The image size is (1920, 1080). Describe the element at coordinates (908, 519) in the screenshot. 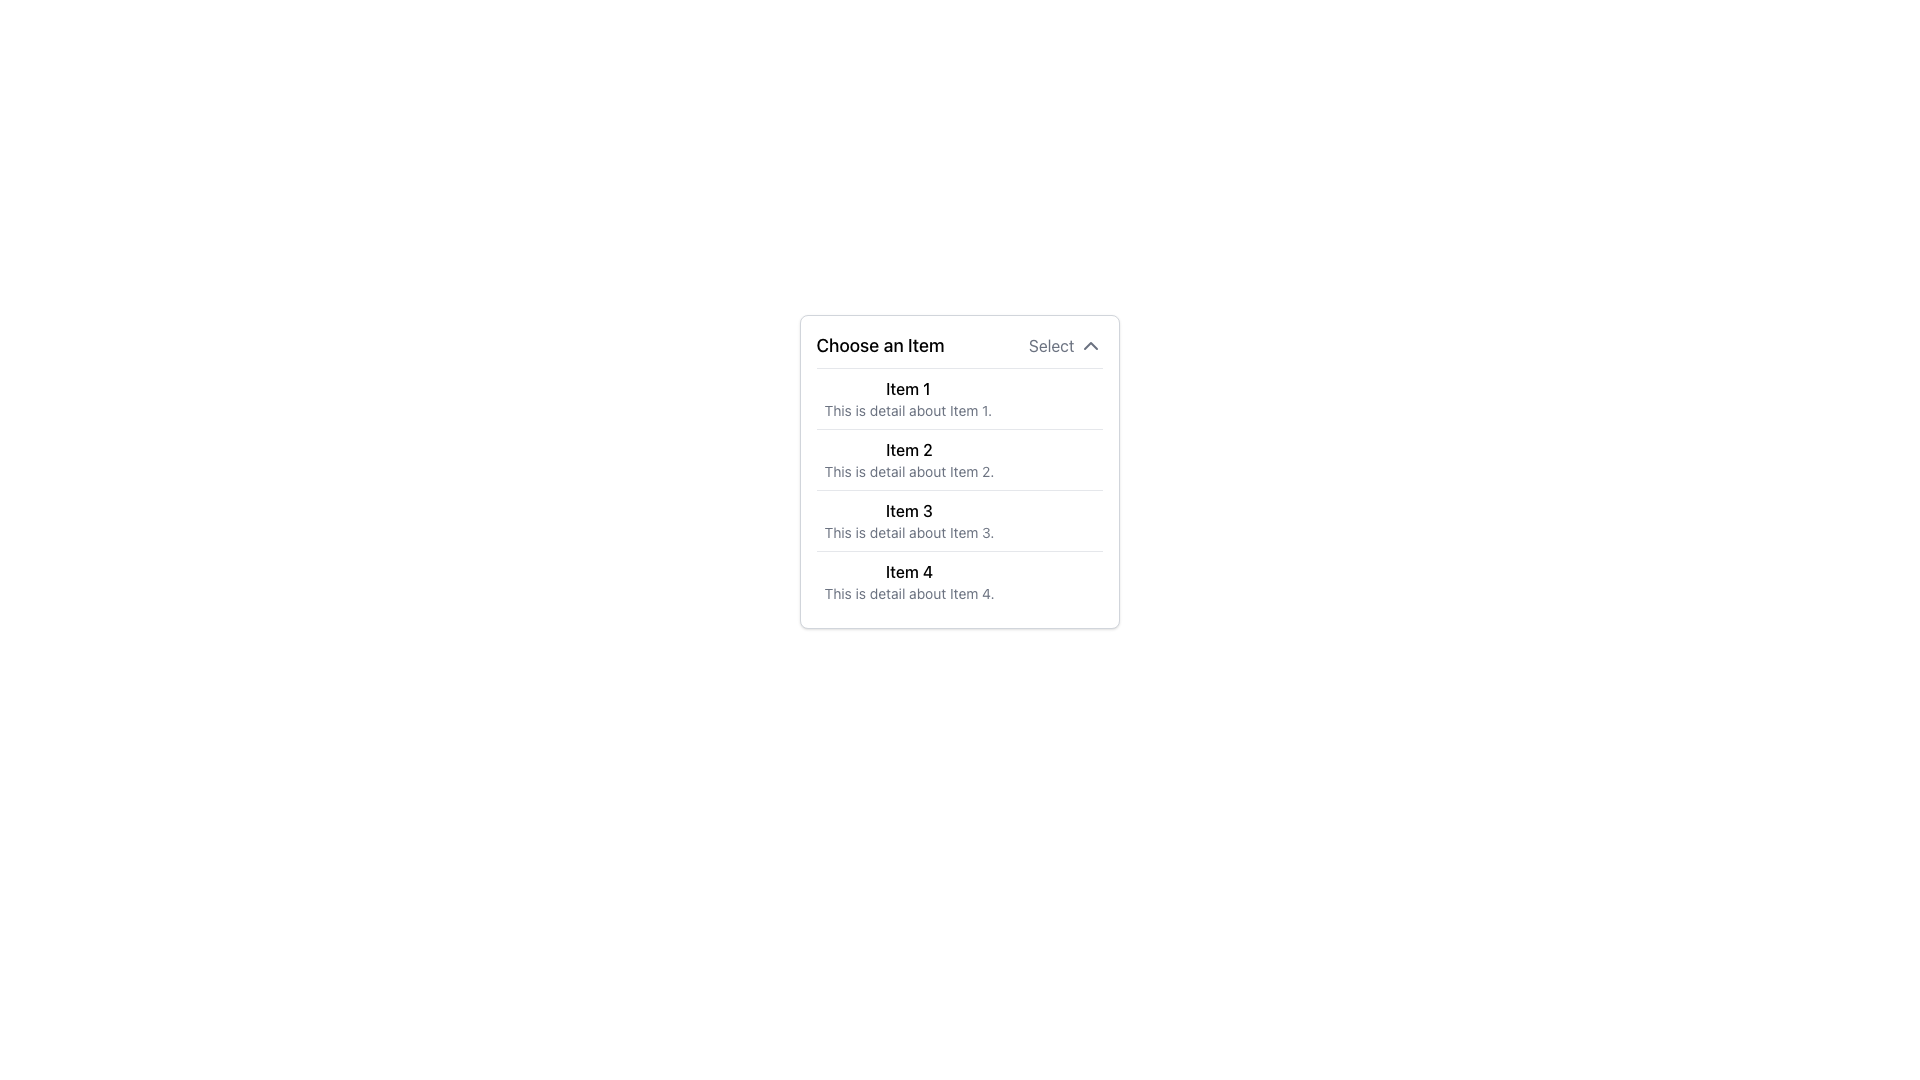

I see `the third item in the dropdown menu, which presents a title and a brief description, positioned between 'Item 2' and 'Item 4'` at that location.